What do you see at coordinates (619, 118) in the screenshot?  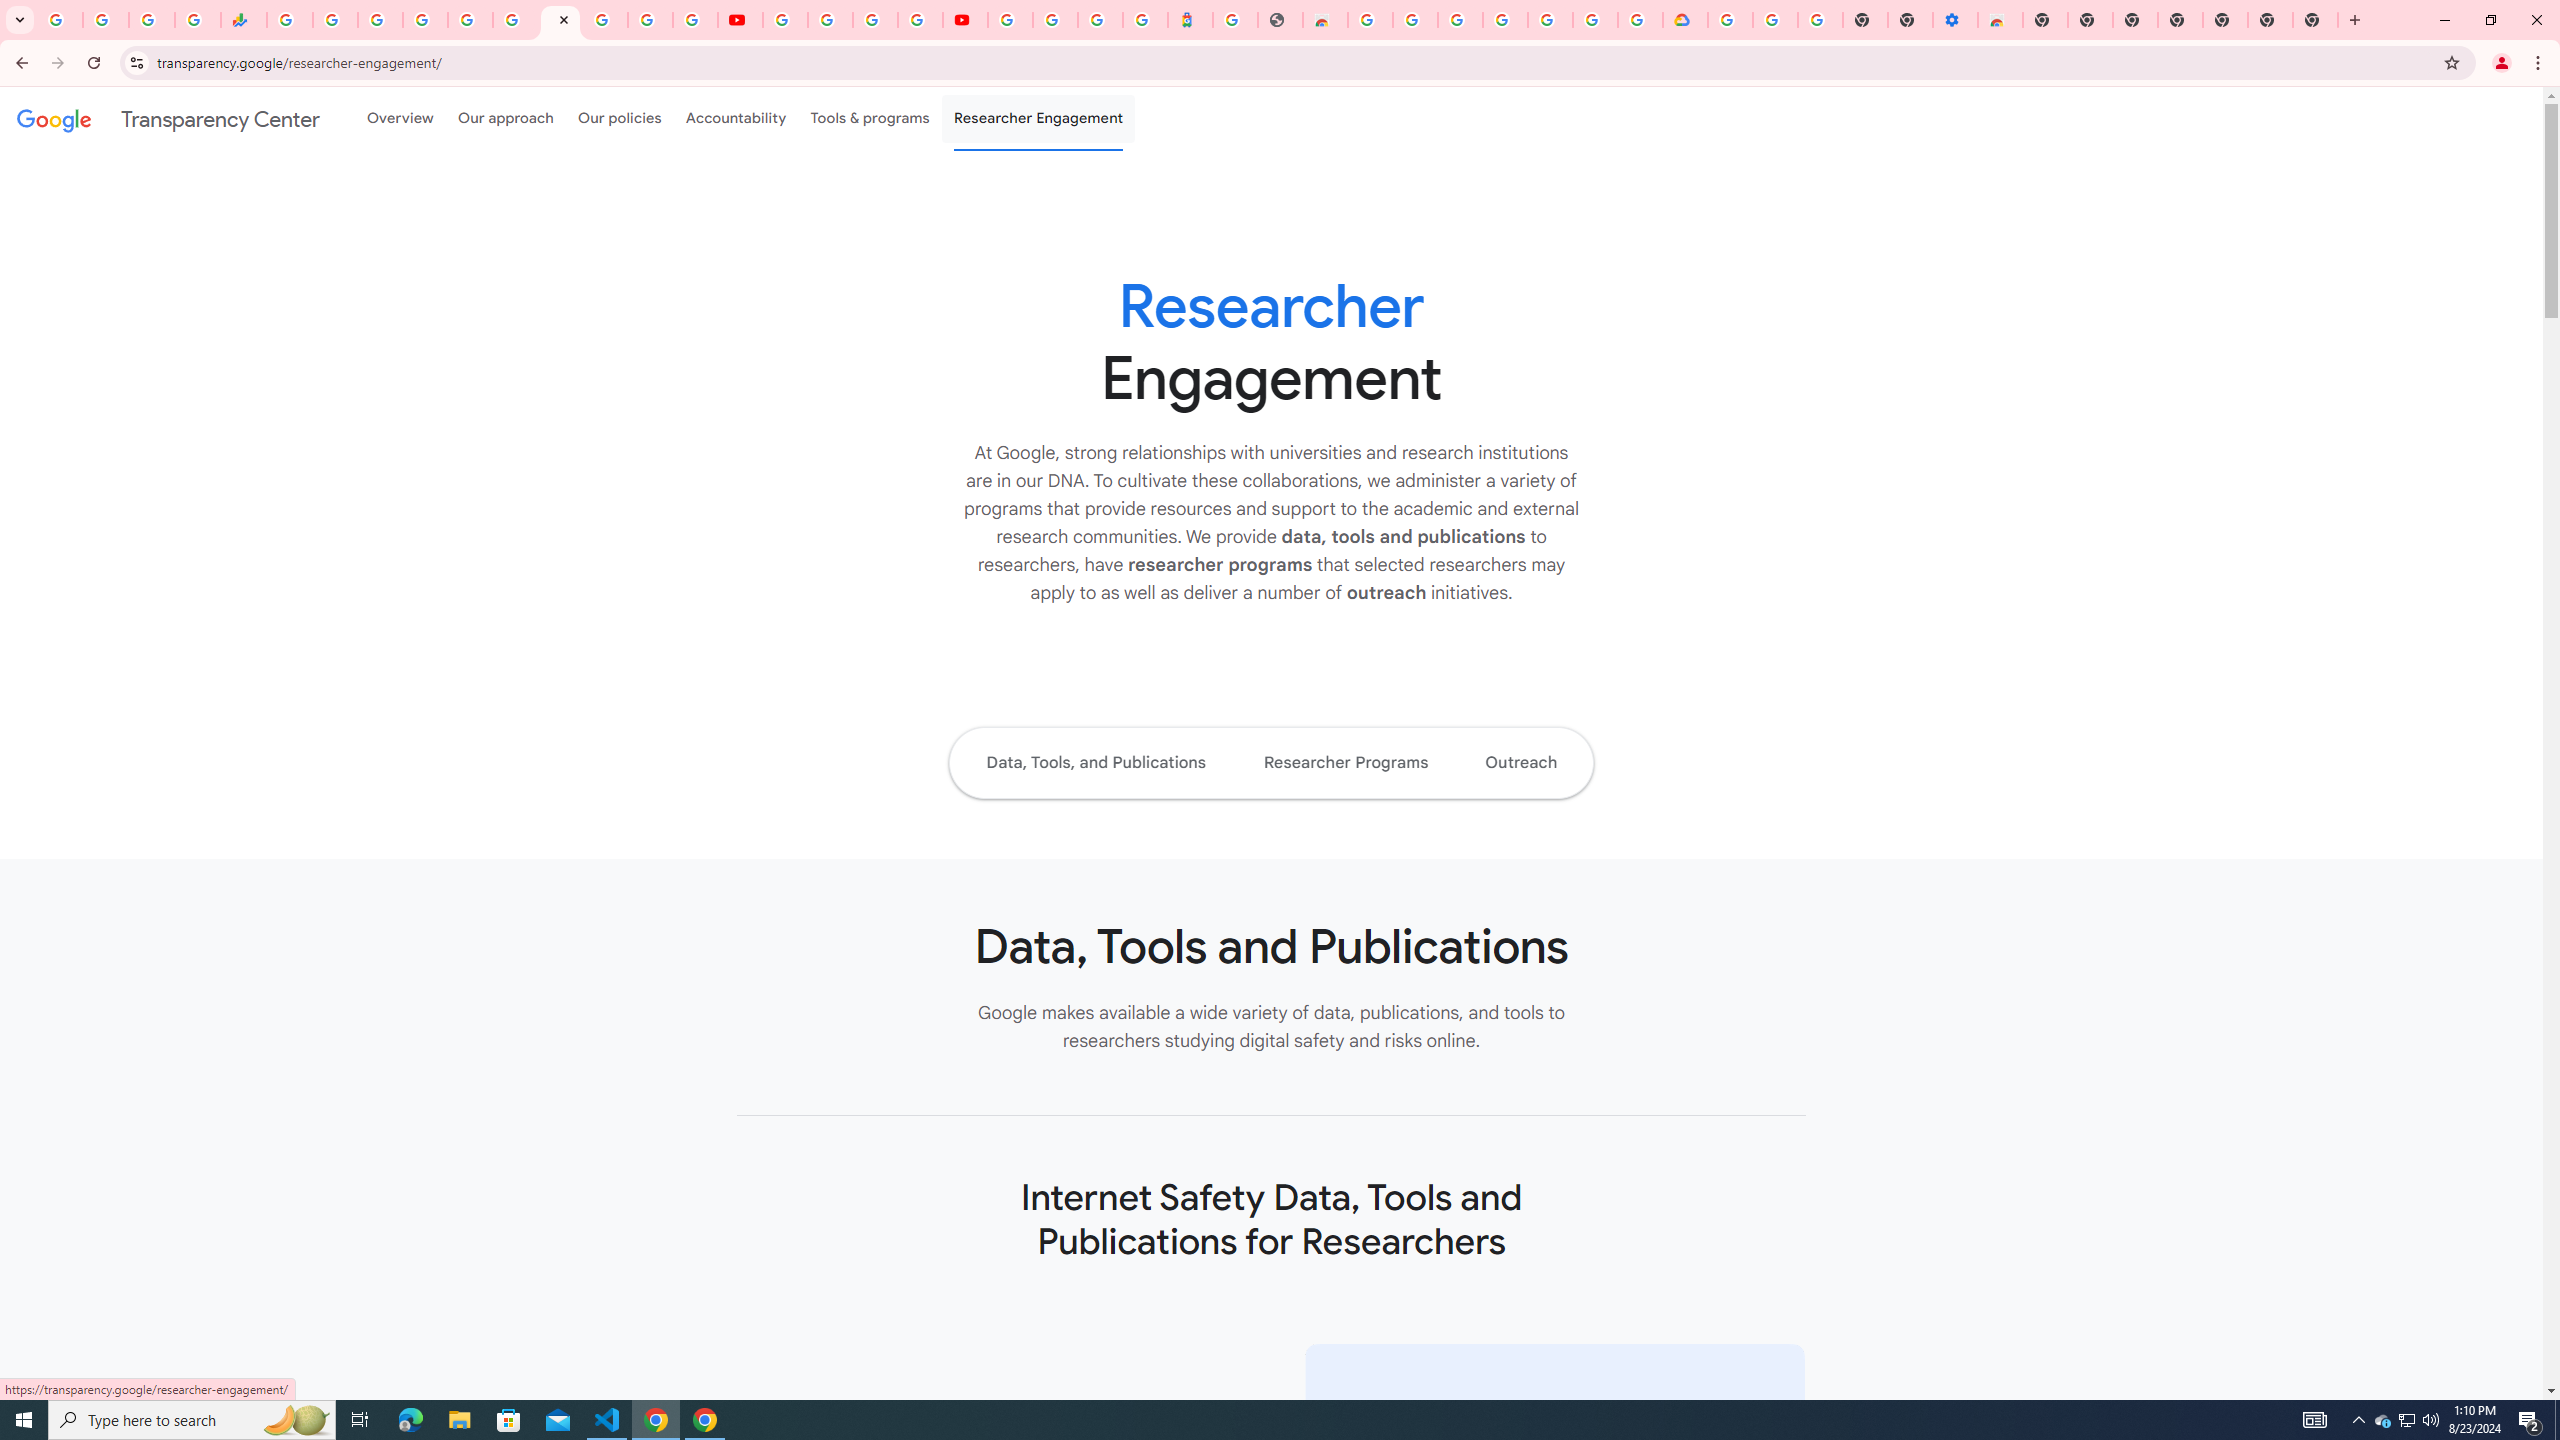 I see `'Our policies'` at bounding box center [619, 118].